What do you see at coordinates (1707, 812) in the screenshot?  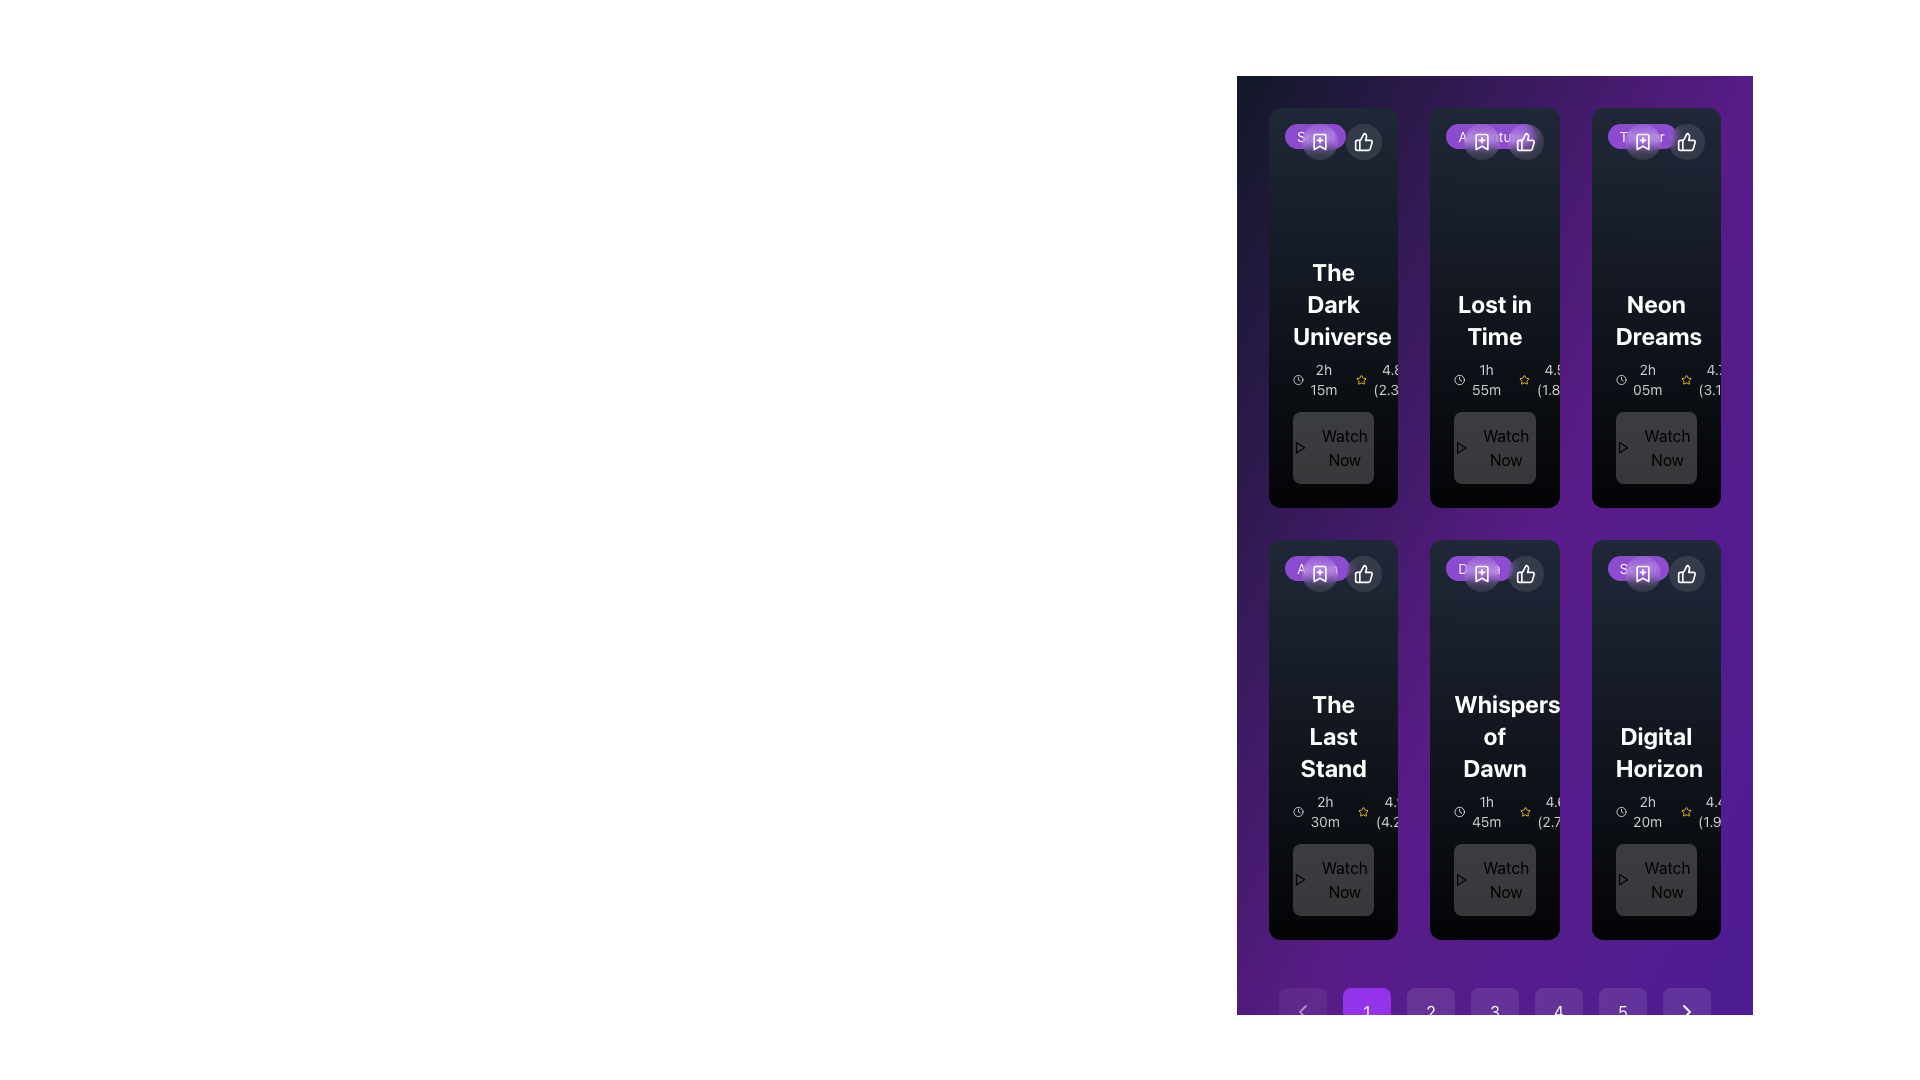 I see `rating score and review count displayed as '4.4 (1.9k)' next to the yellow star icon in the bottom-right part of the 'Digital Horizon' card` at bounding box center [1707, 812].